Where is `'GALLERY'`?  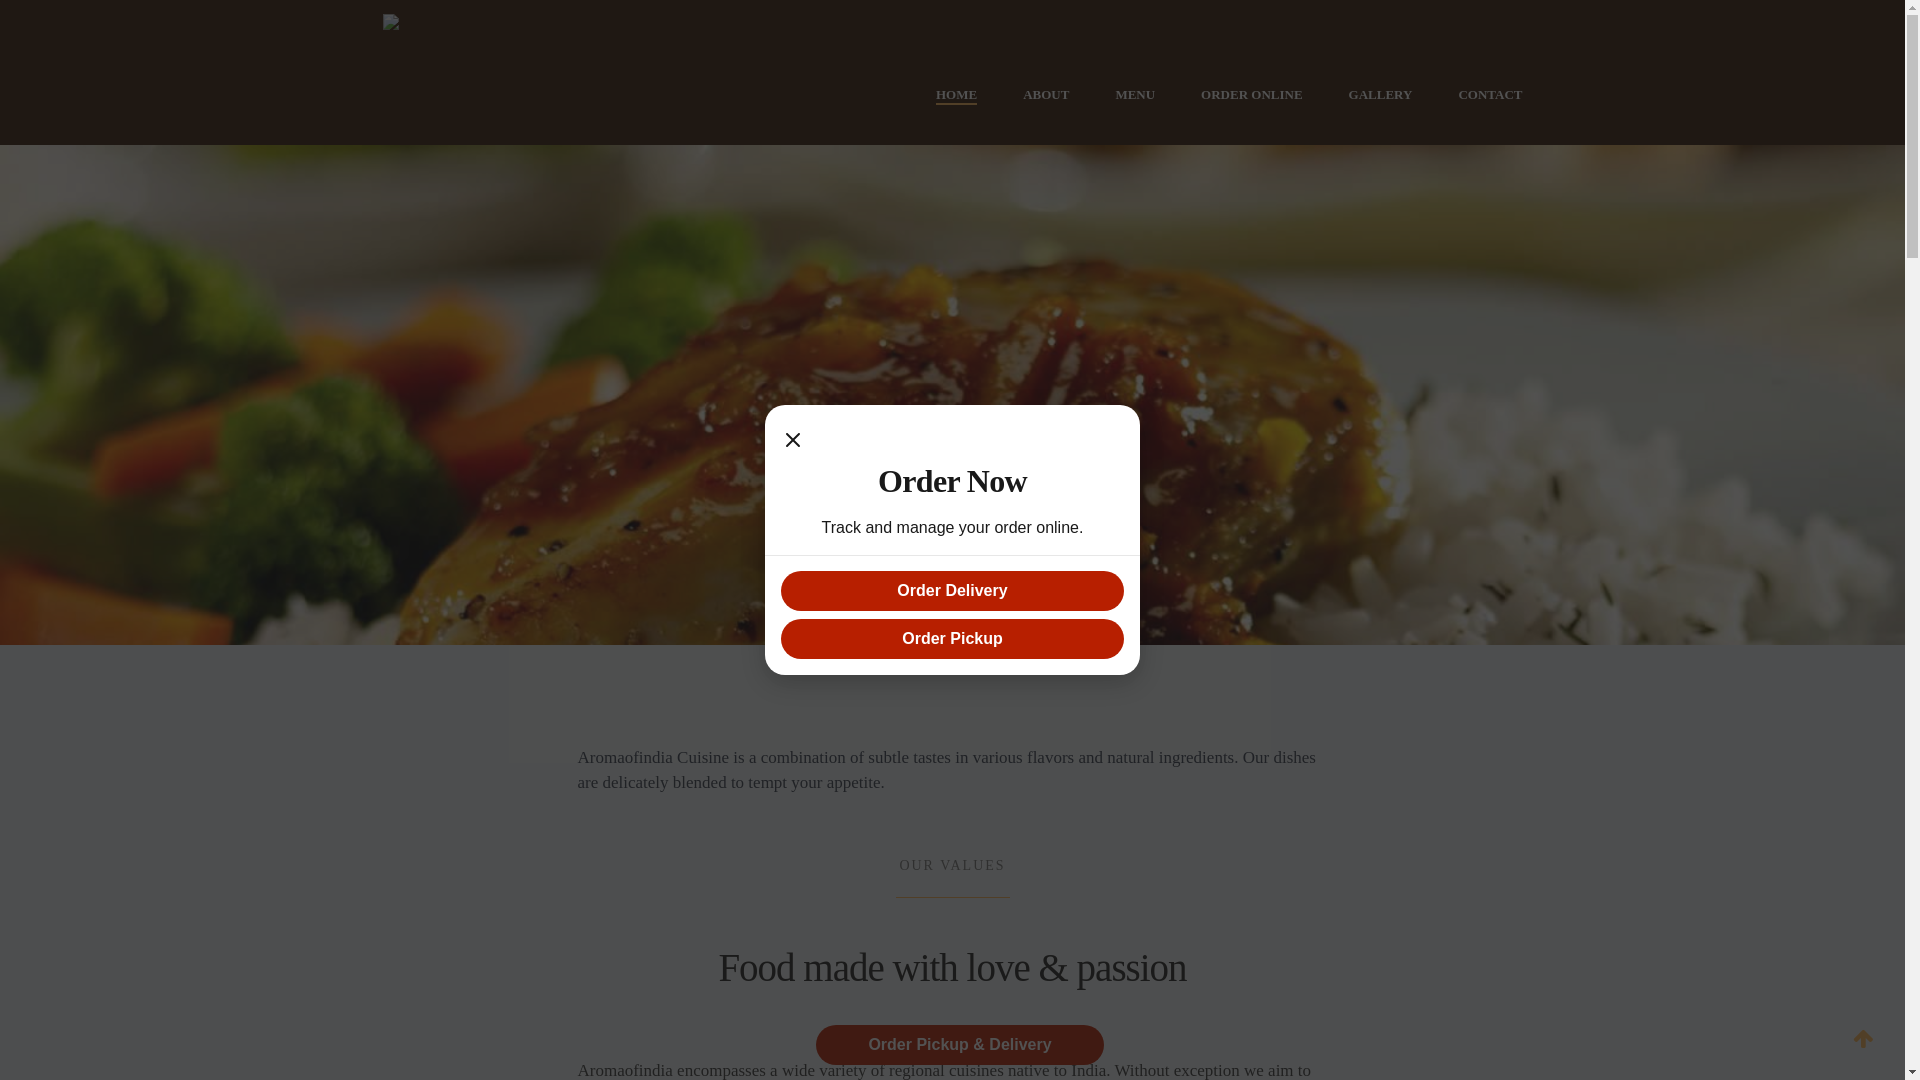 'GALLERY' is located at coordinates (1380, 95).